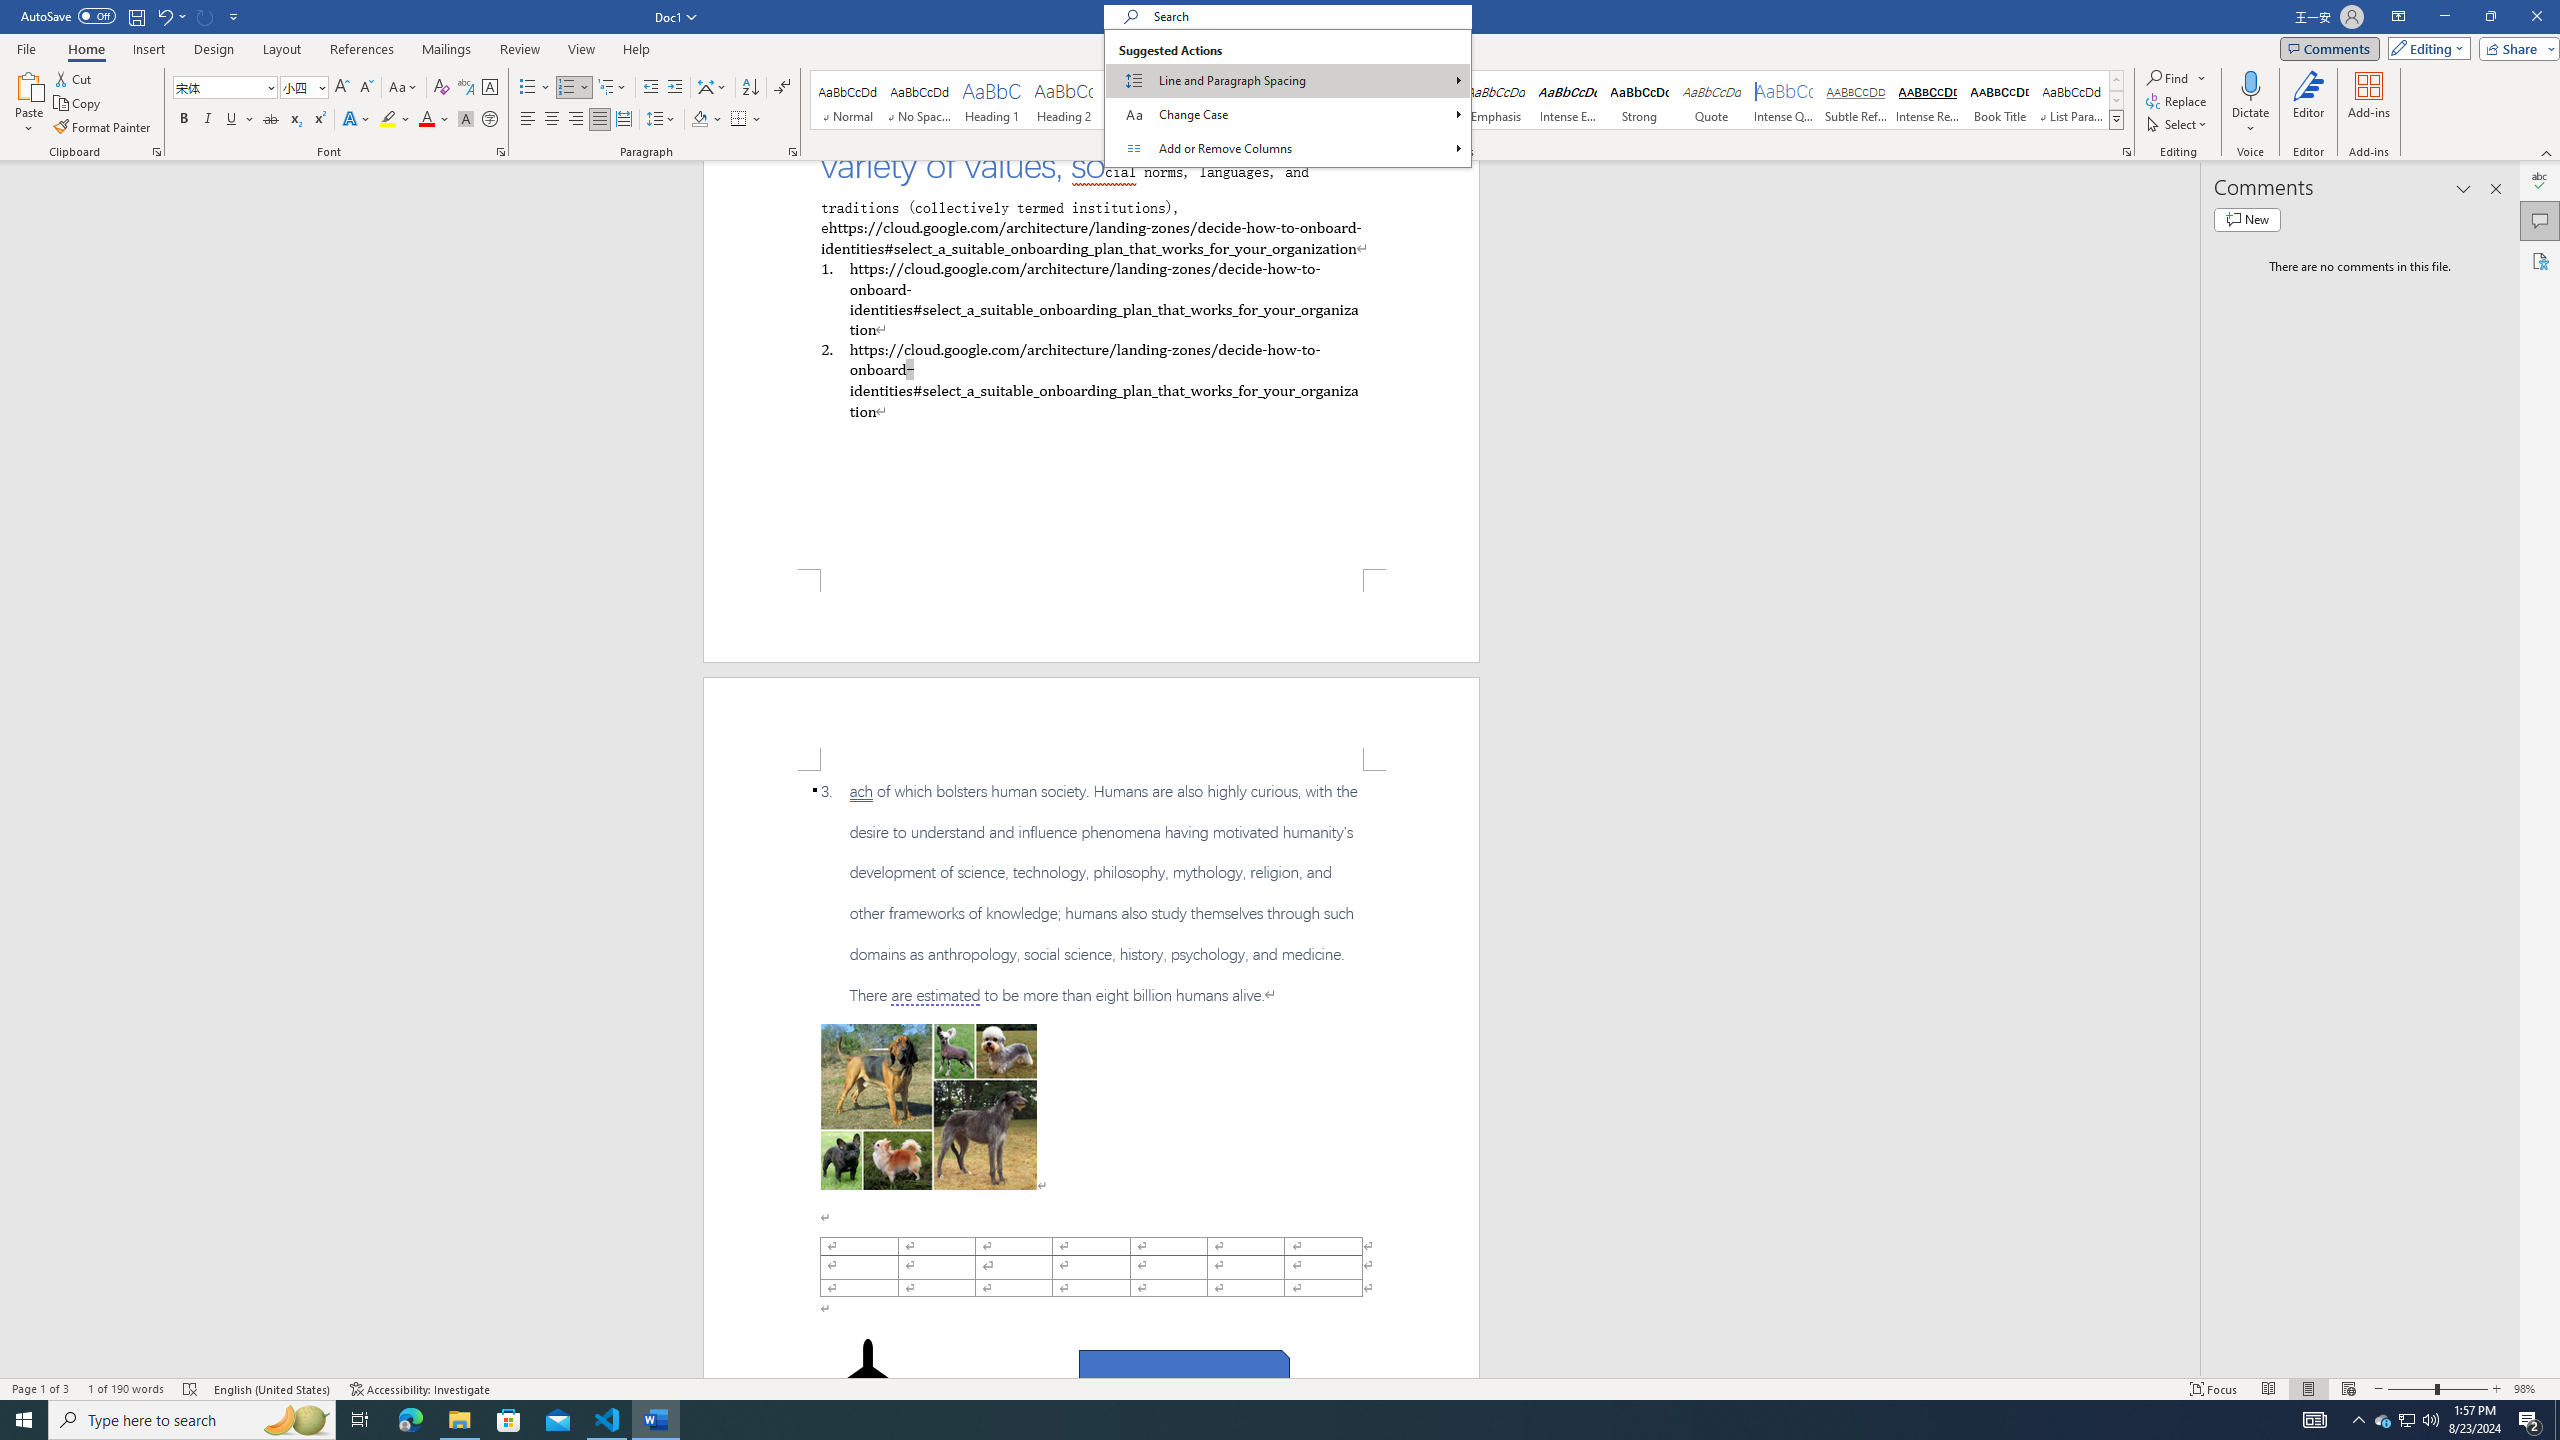 This screenshot has height=1440, width=2560. Describe the element at coordinates (78, 103) in the screenshot. I see `'Copy'` at that location.